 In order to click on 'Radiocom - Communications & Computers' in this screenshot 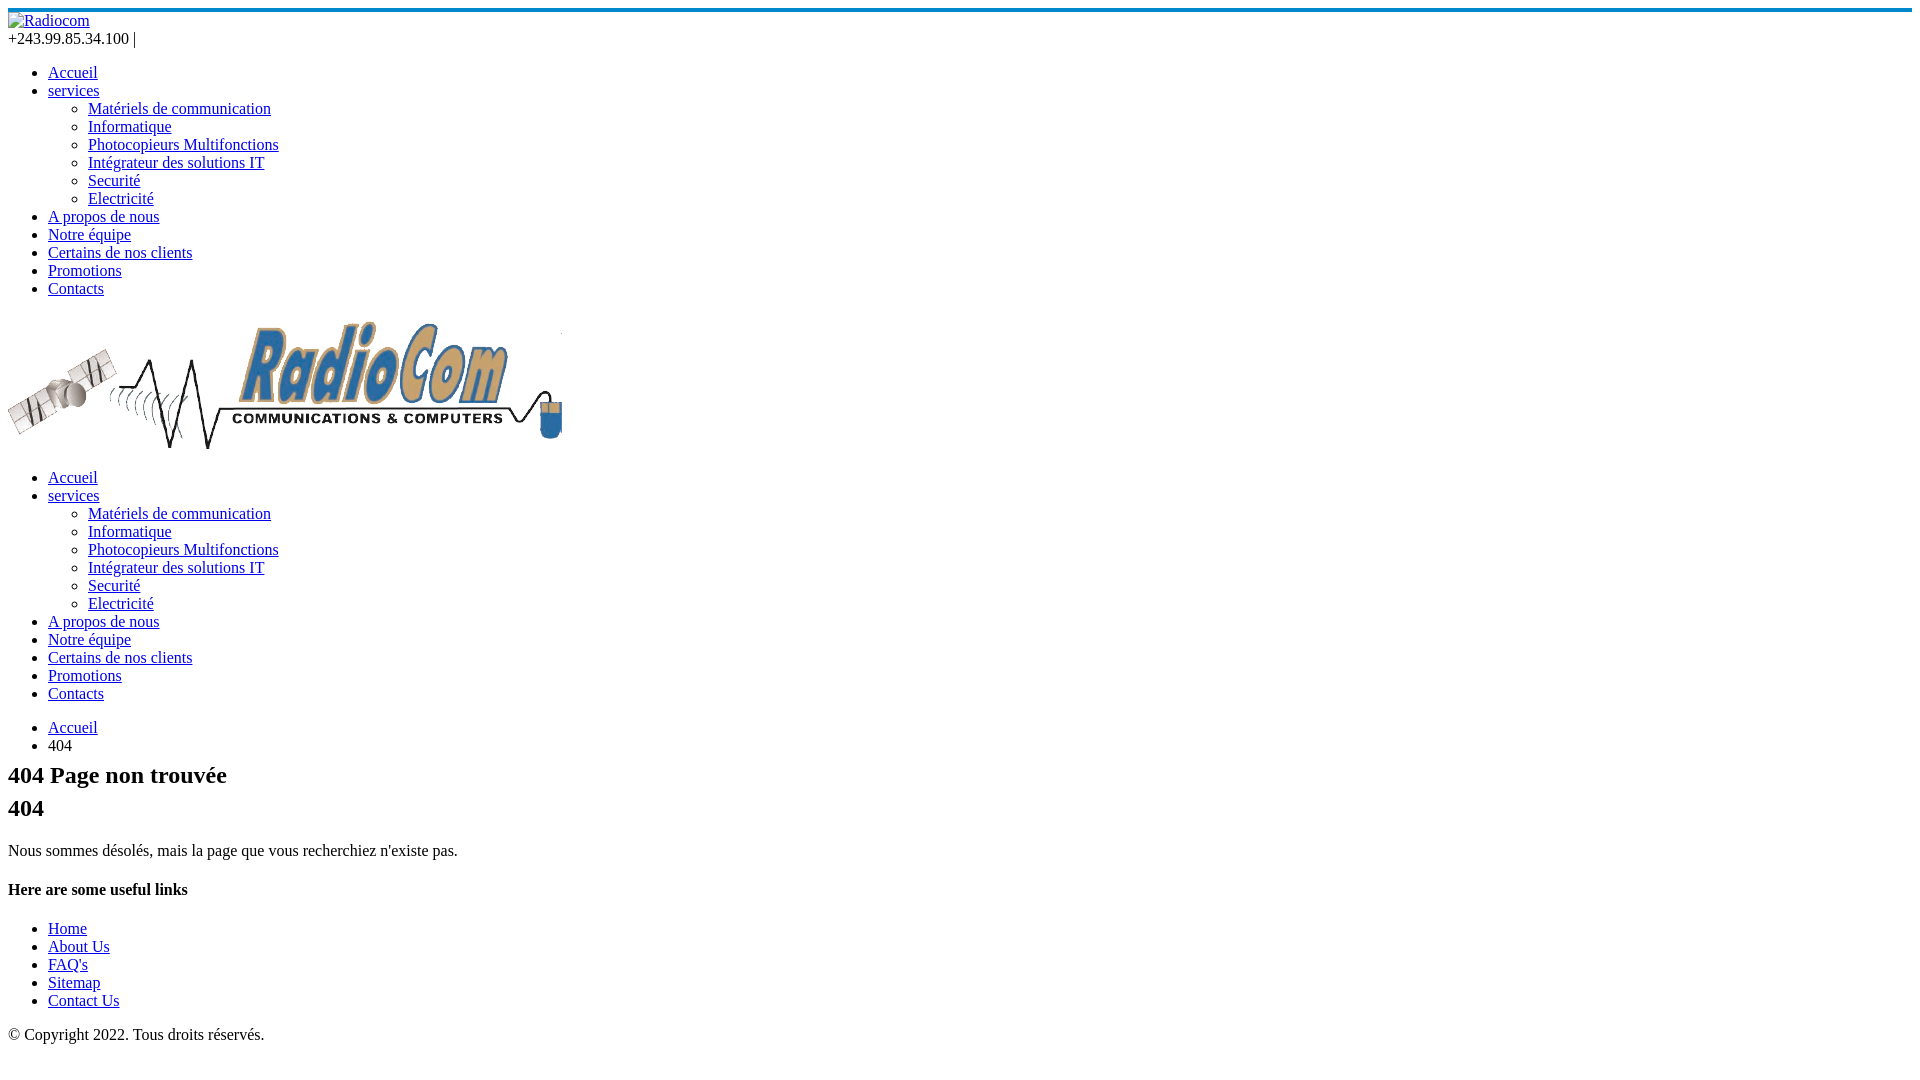, I will do `click(8, 20)`.